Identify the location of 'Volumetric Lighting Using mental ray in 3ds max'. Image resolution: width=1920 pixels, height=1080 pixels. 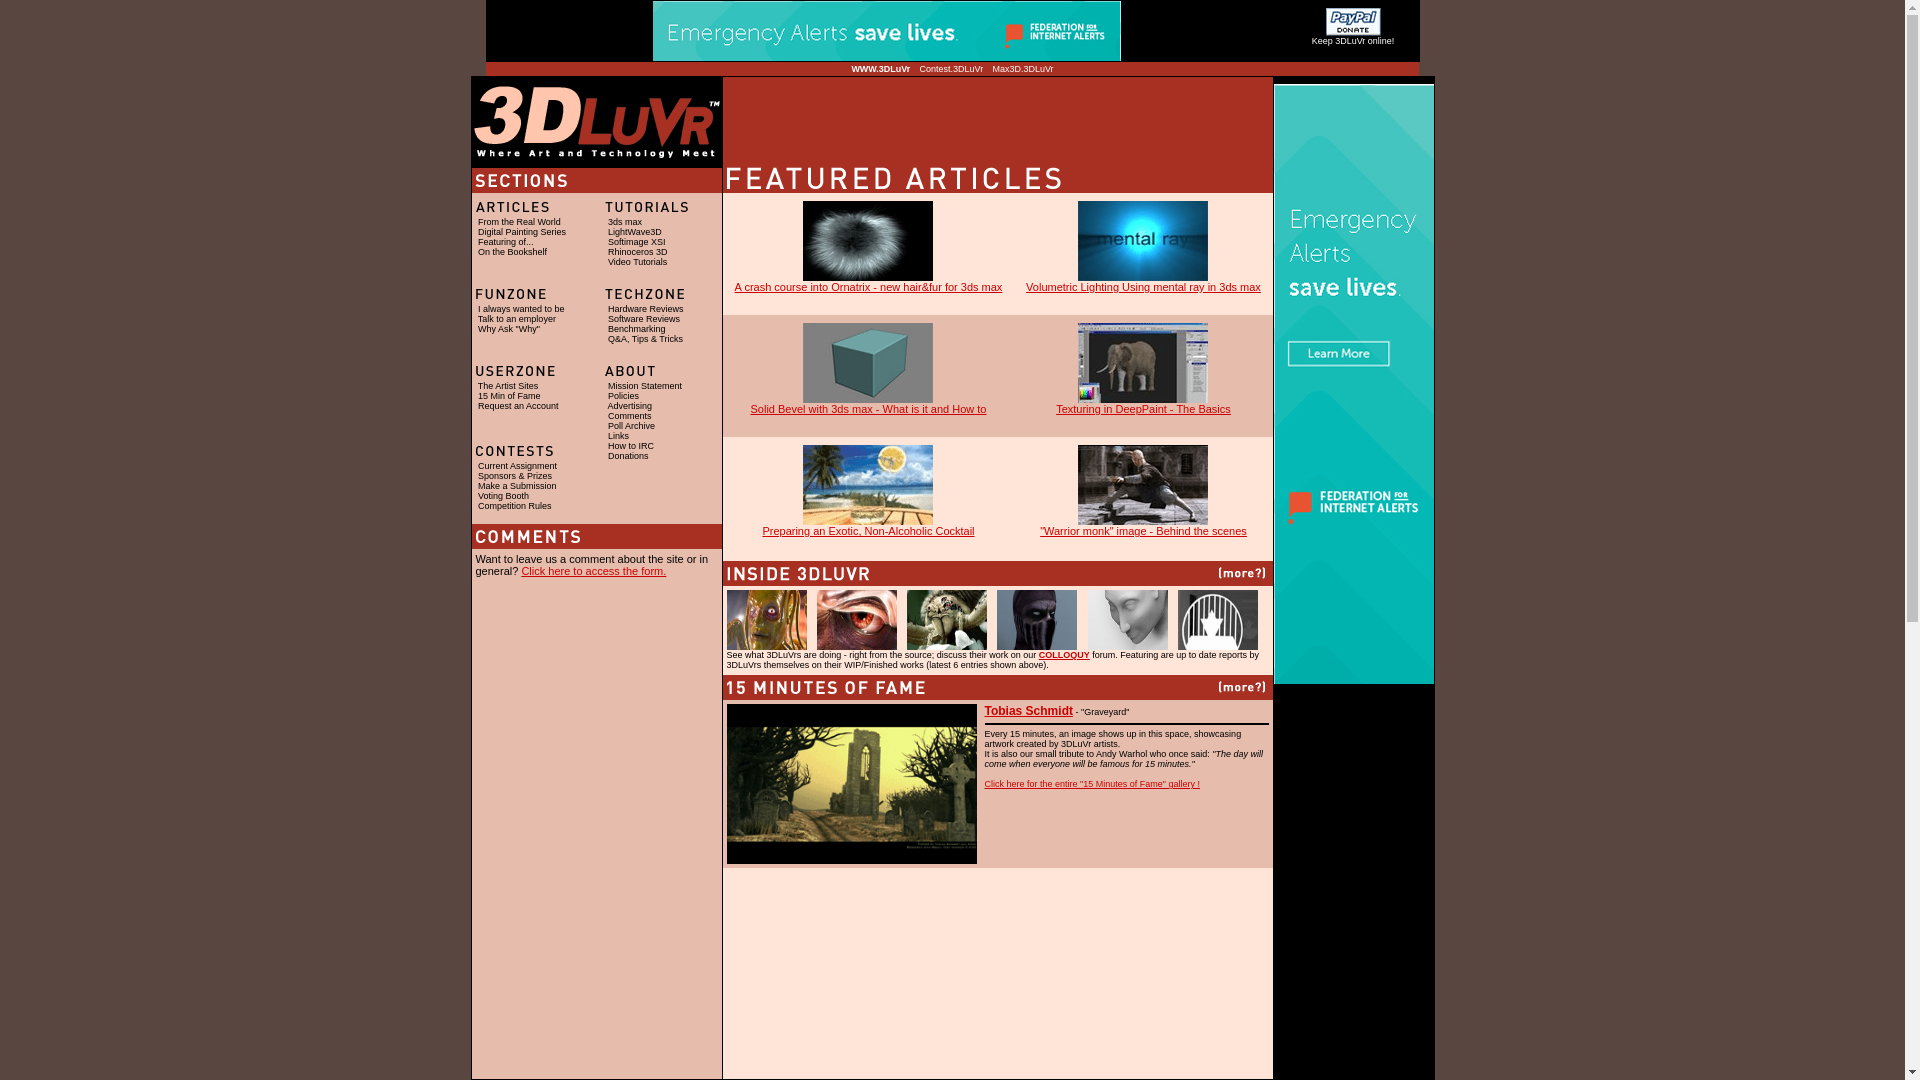
(1143, 281).